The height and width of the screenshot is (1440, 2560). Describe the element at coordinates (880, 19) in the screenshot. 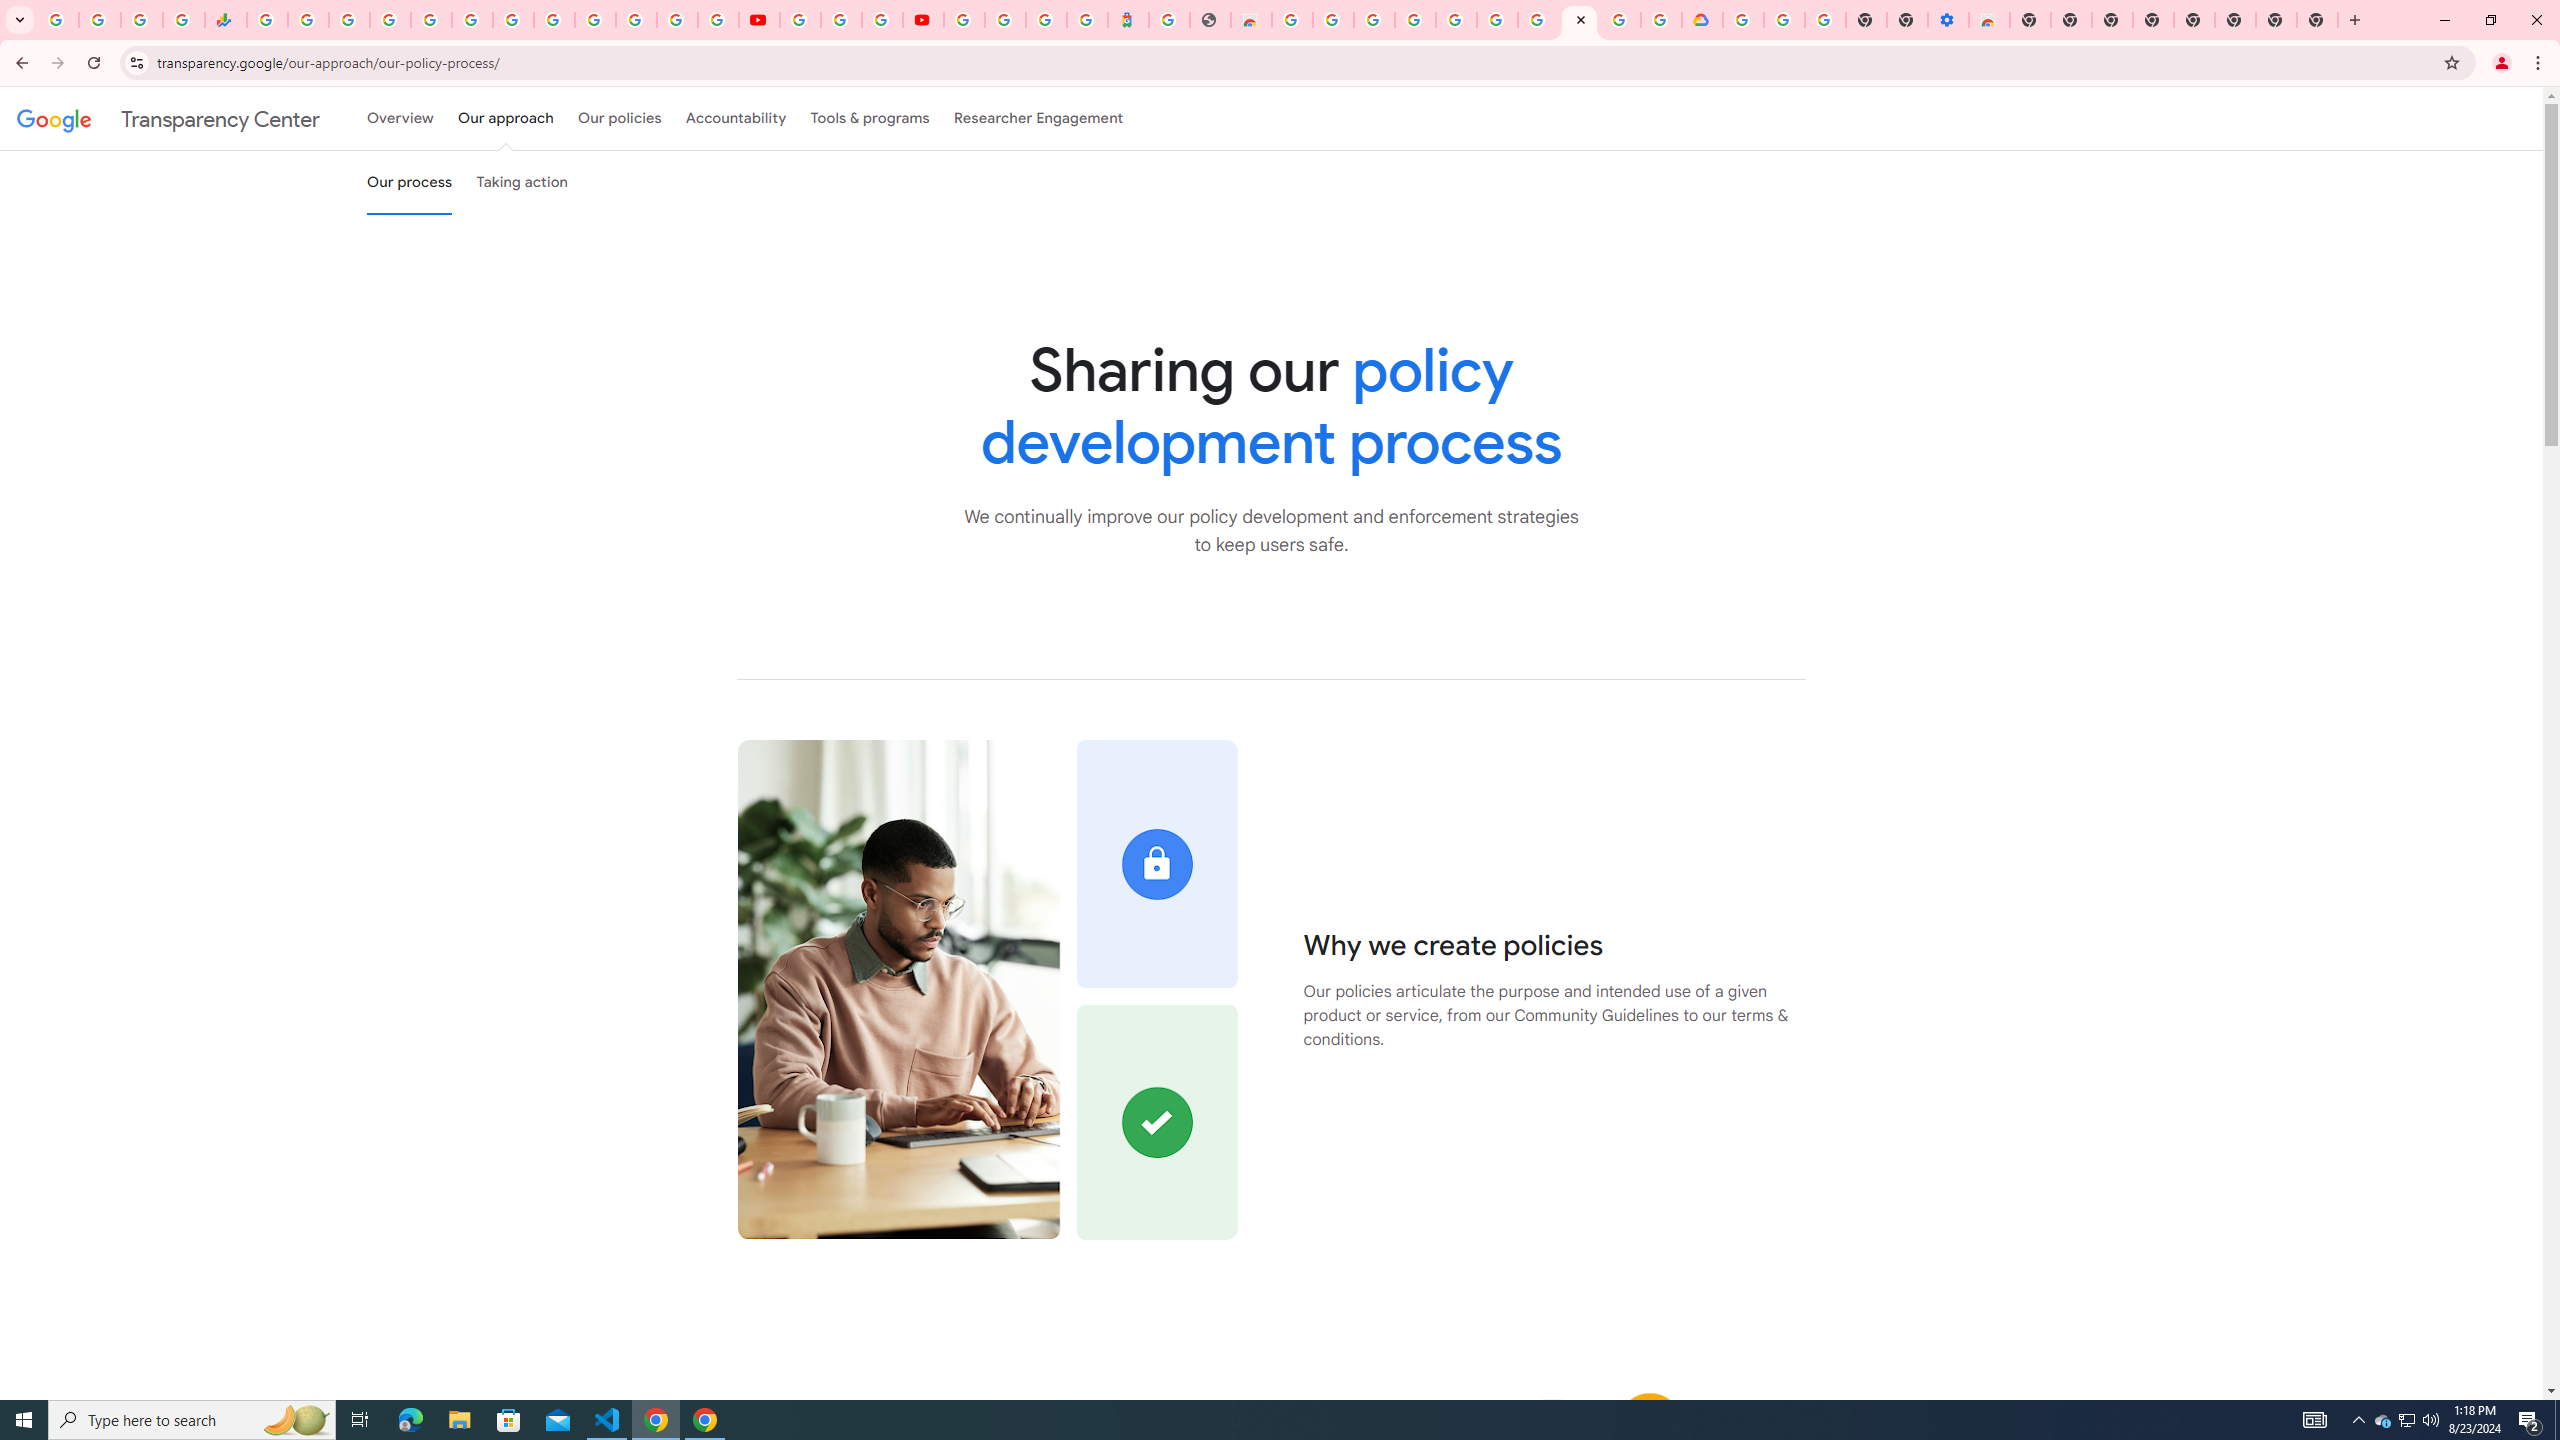

I see `'Create your Google Account'` at that location.